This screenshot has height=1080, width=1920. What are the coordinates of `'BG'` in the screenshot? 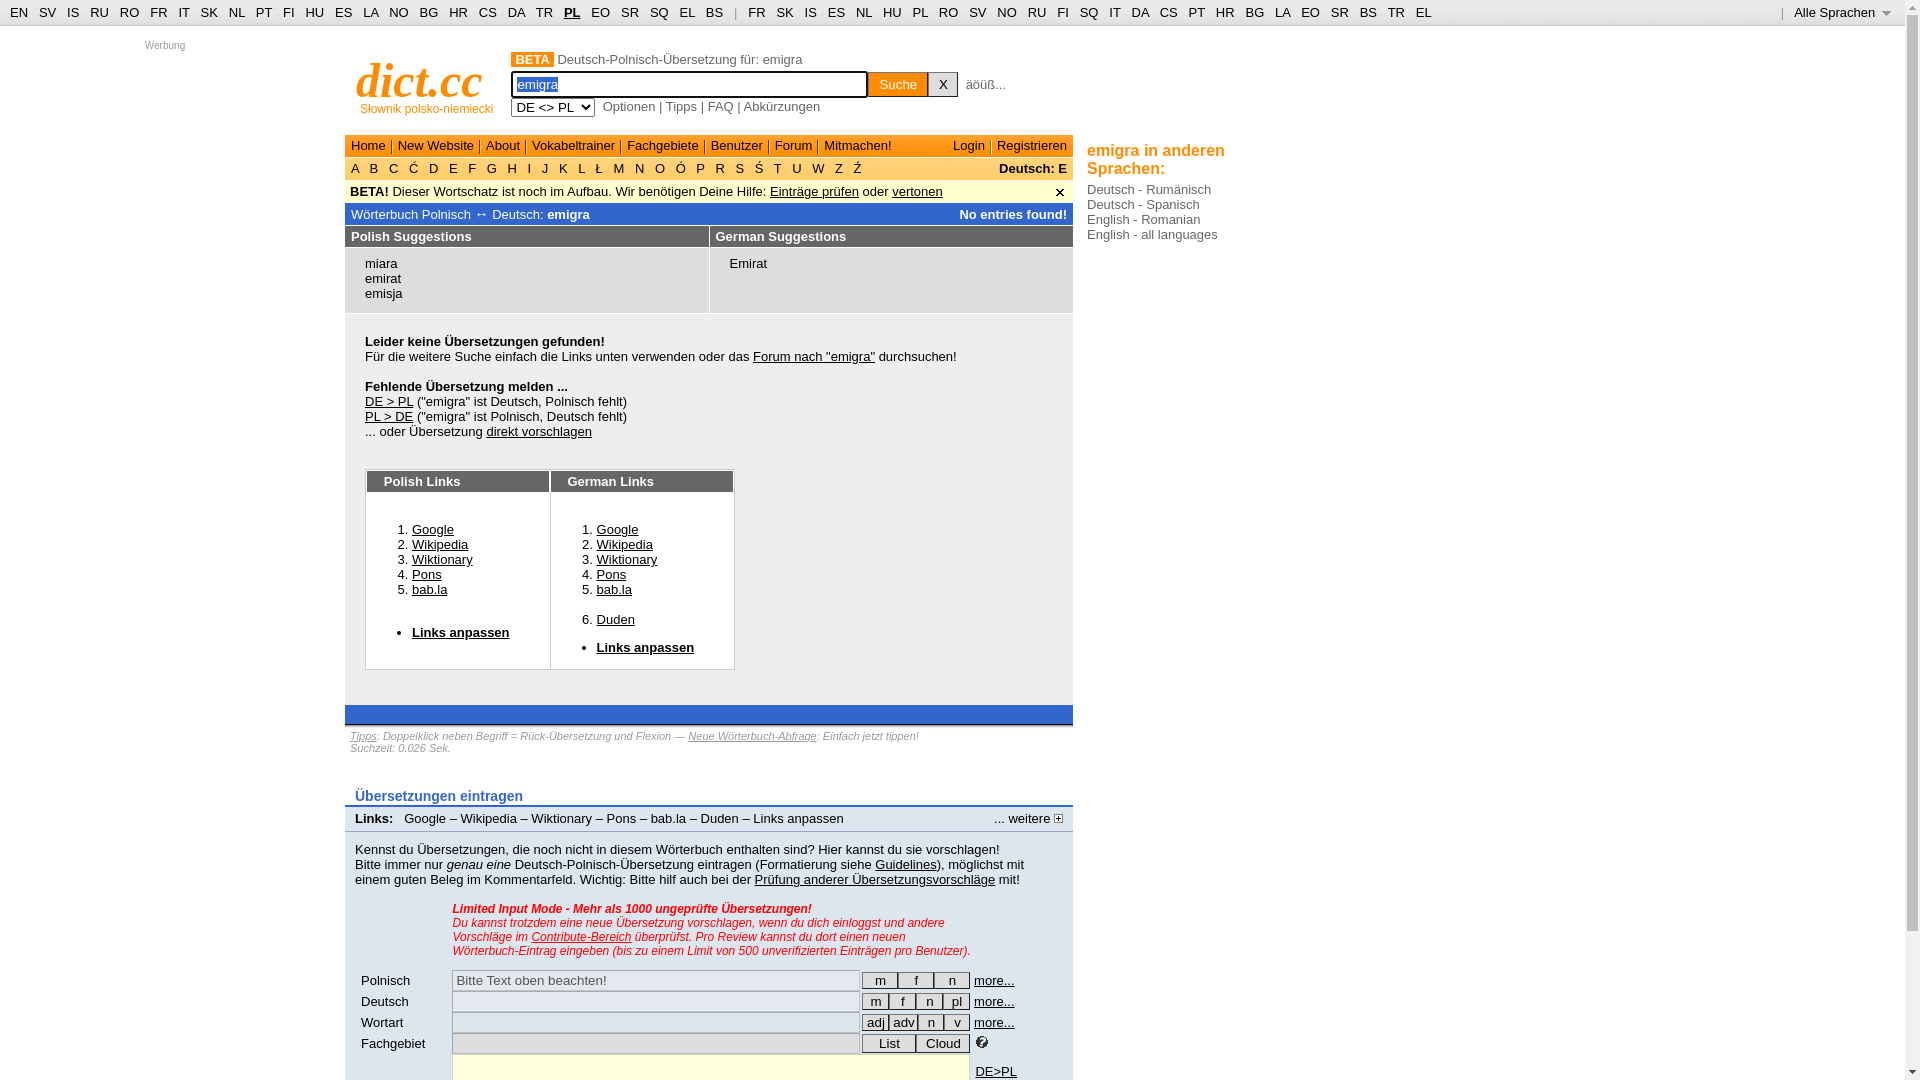 It's located at (428, 12).